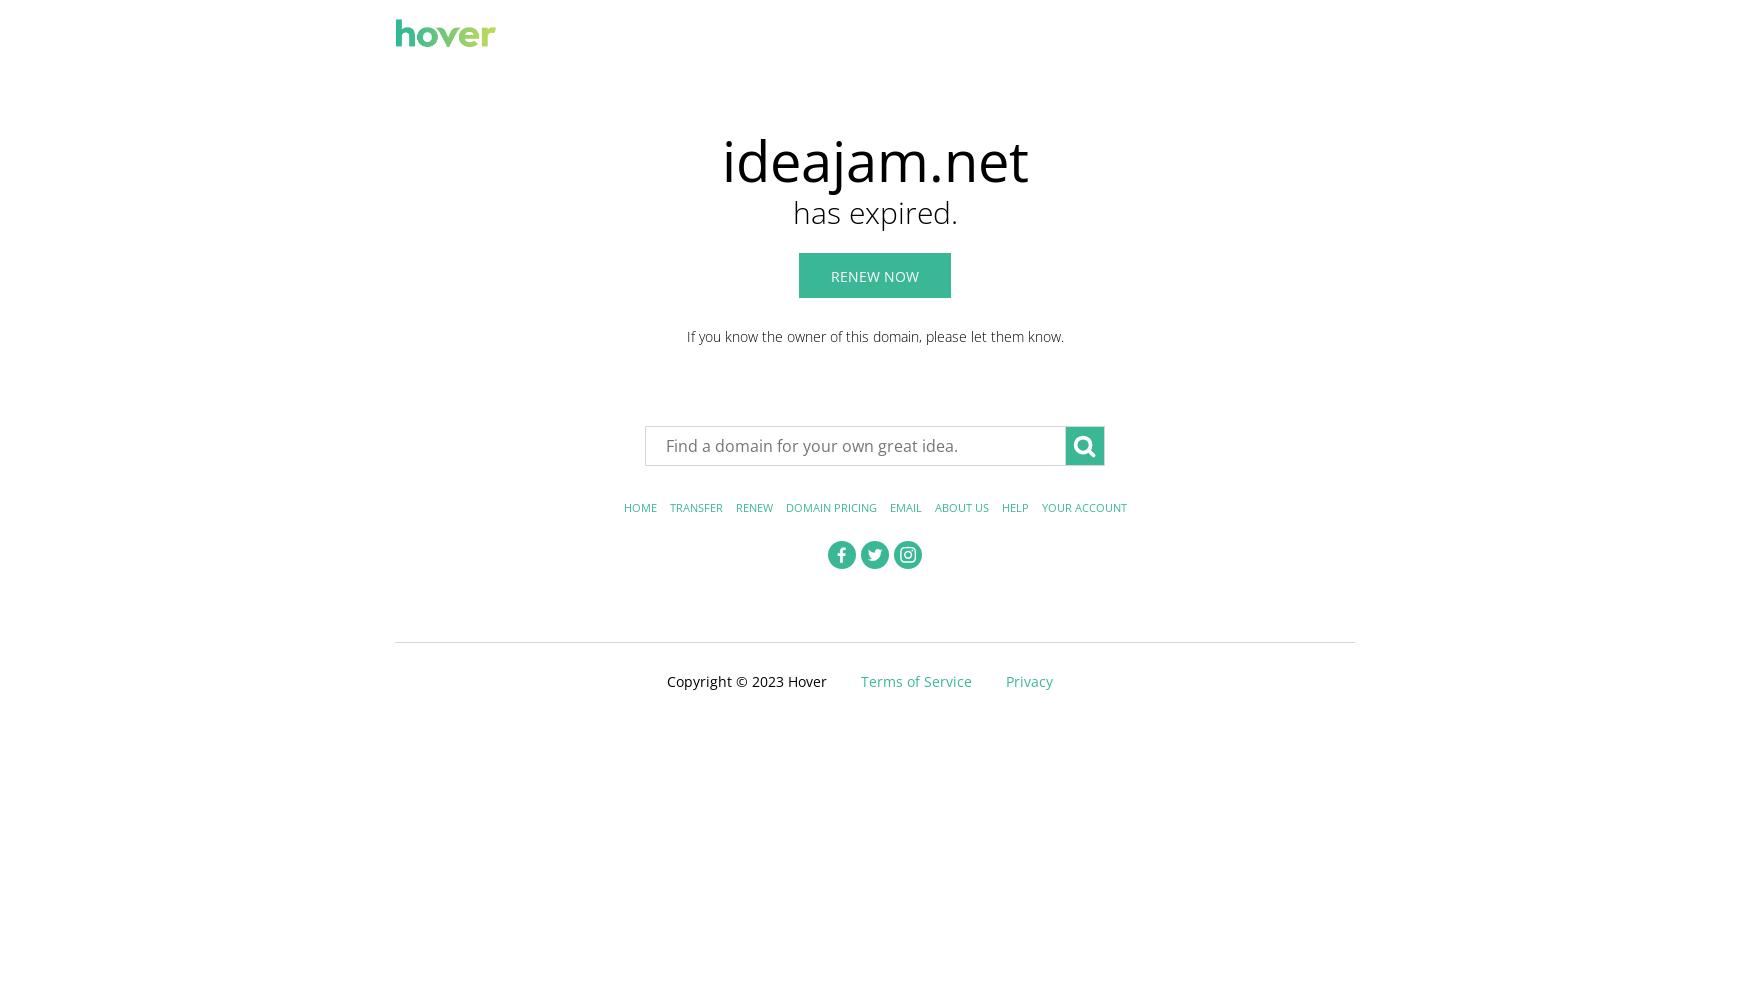 Image resolution: width=1750 pixels, height=1000 pixels. What do you see at coordinates (623, 507) in the screenshot?
I see `'Home'` at bounding box center [623, 507].